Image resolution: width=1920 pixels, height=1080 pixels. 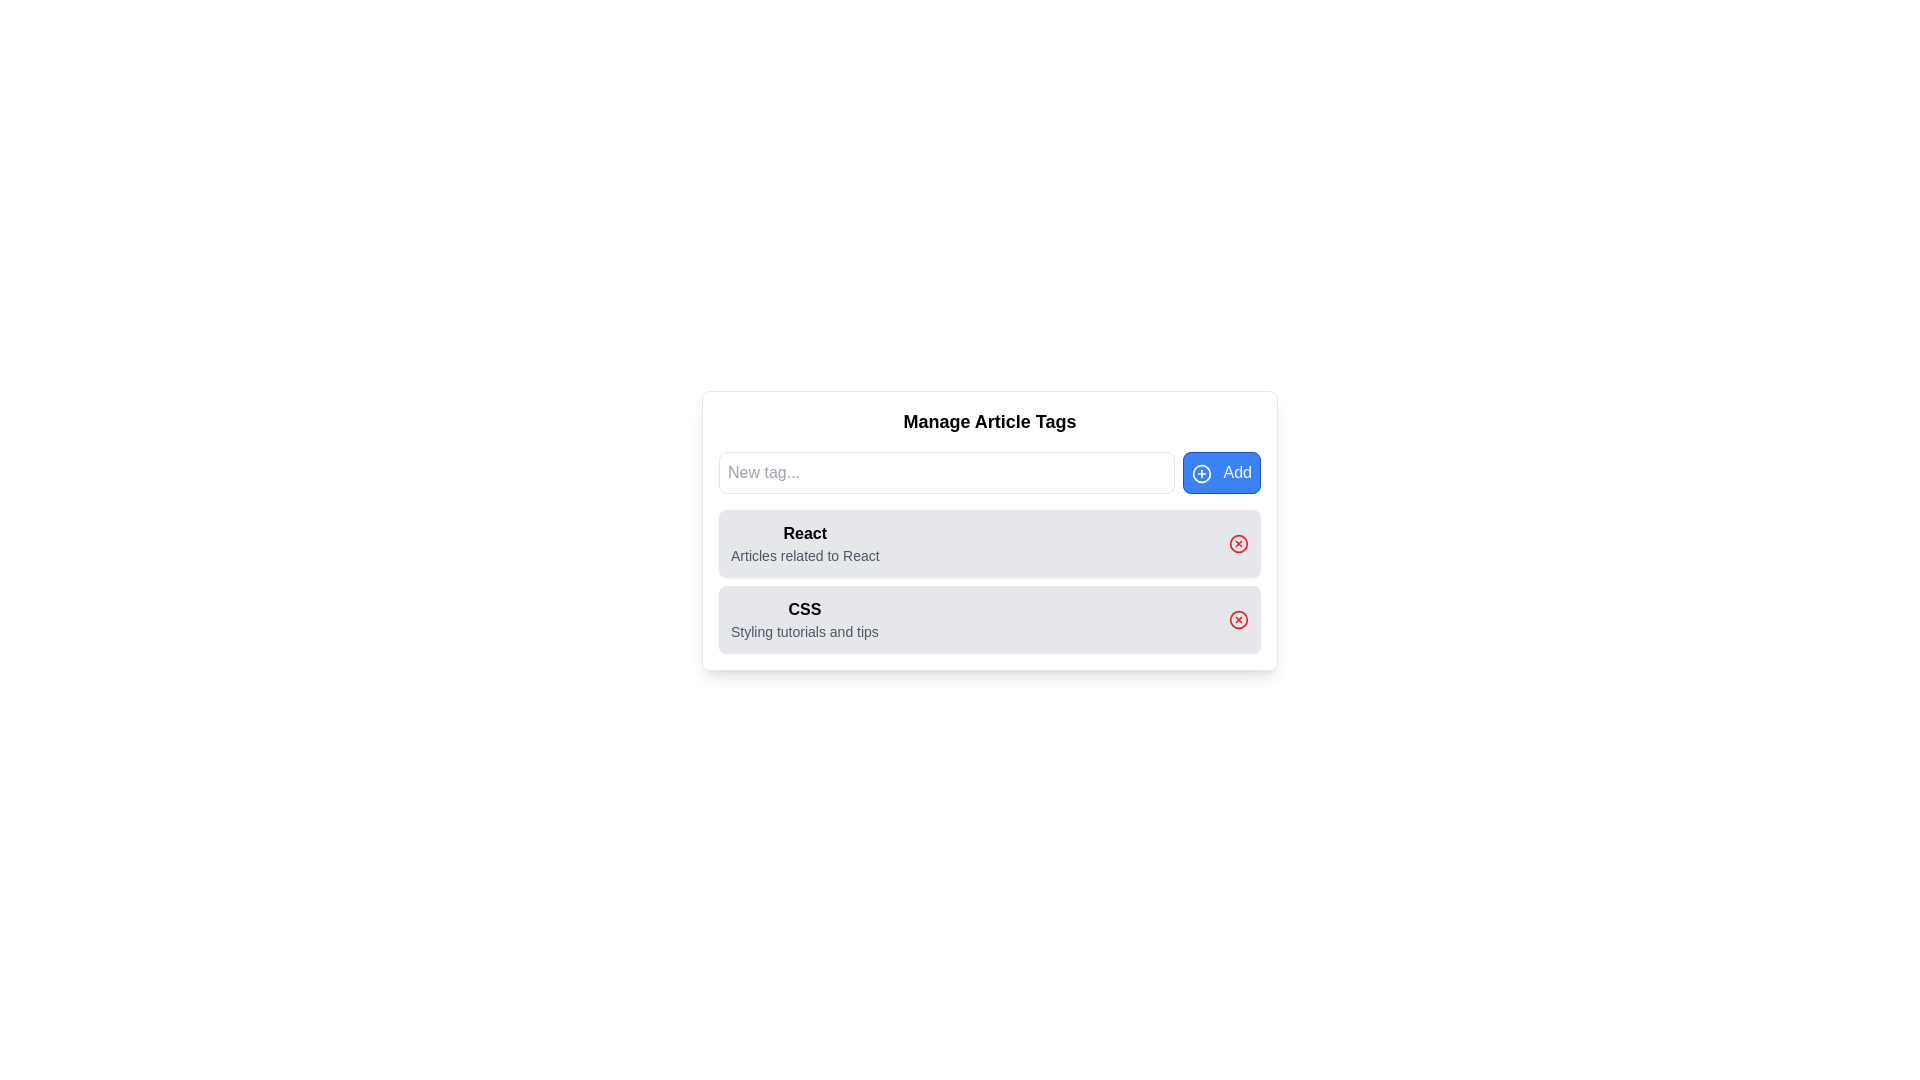 I want to click on the close or delete button for the 'React' item, which is located at the far-right end of the 'React' row in the list of tags, so click(x=1237, y=543).